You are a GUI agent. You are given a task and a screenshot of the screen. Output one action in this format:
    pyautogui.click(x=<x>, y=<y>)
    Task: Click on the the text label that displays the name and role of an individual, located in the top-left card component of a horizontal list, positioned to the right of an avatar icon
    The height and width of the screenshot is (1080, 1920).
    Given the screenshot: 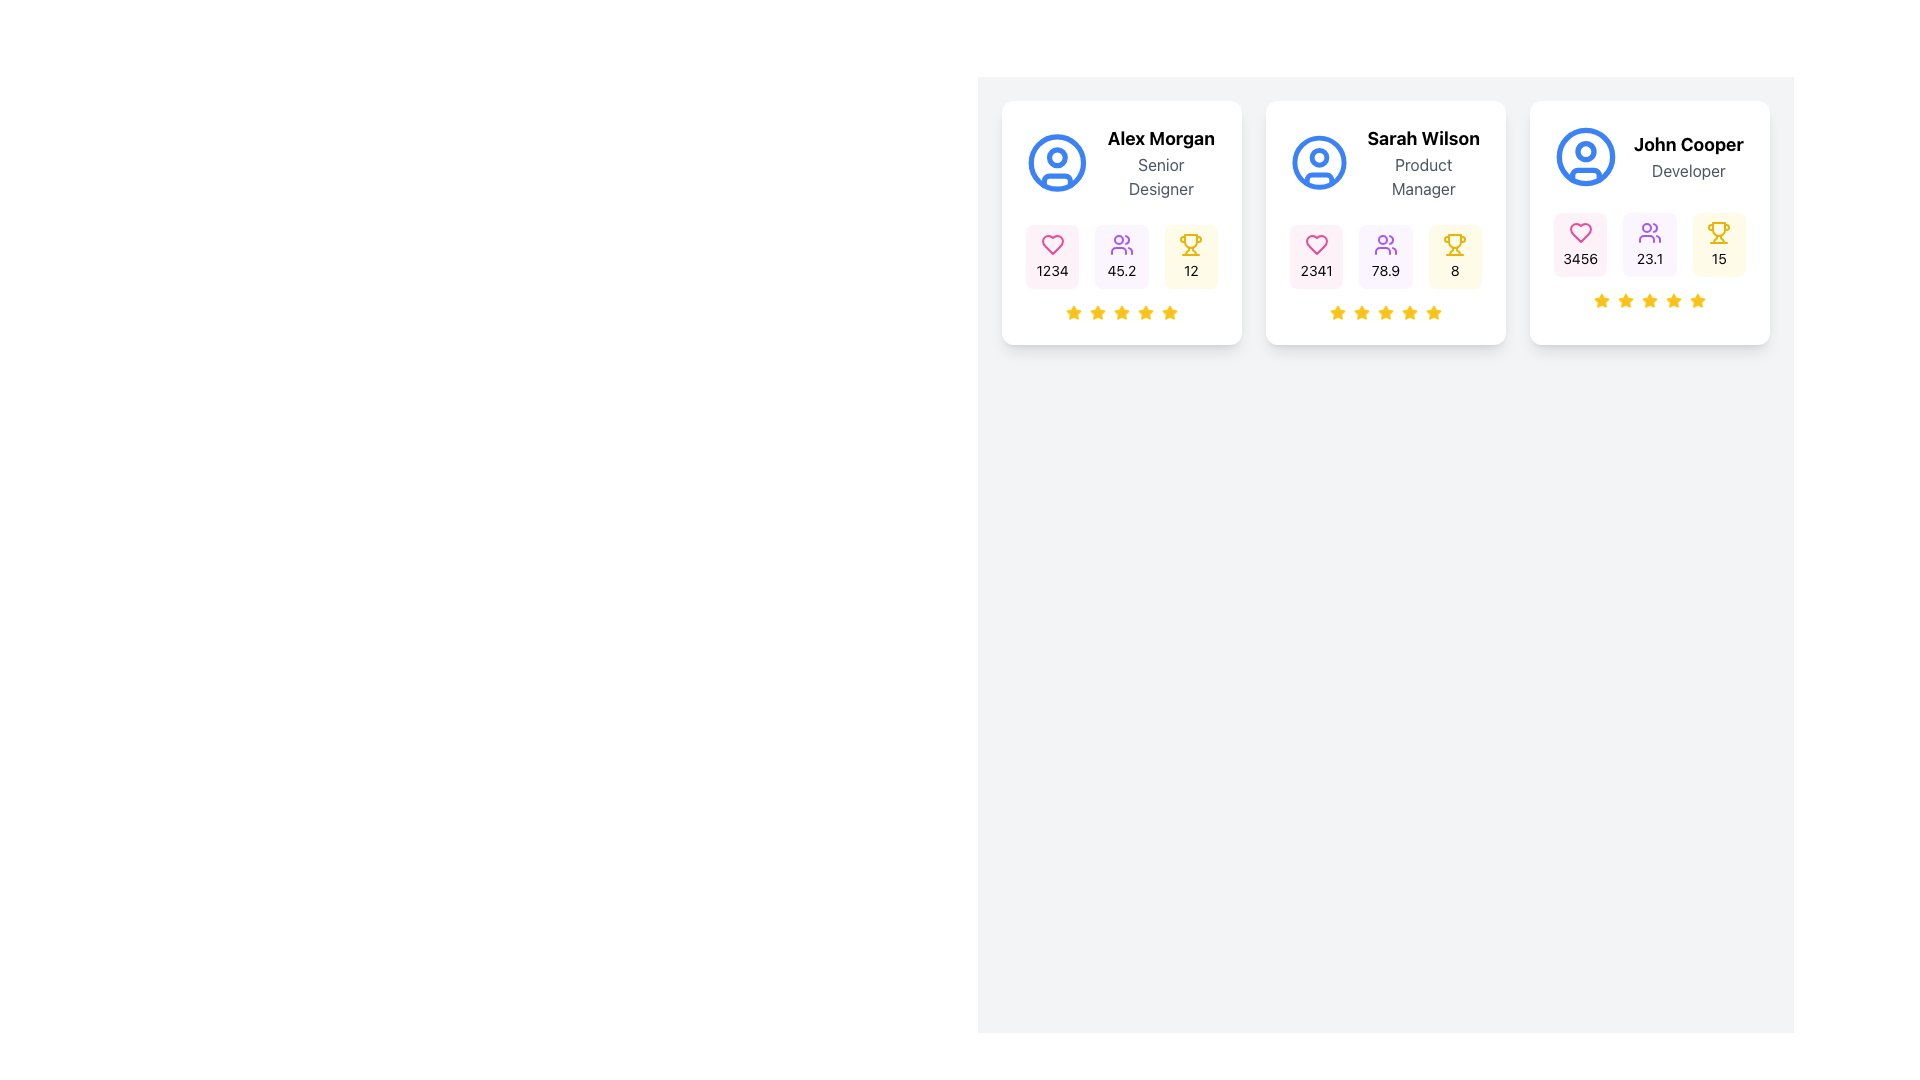 What is the action you would take?
    pyautogui.click(x=1161, y=161)
    